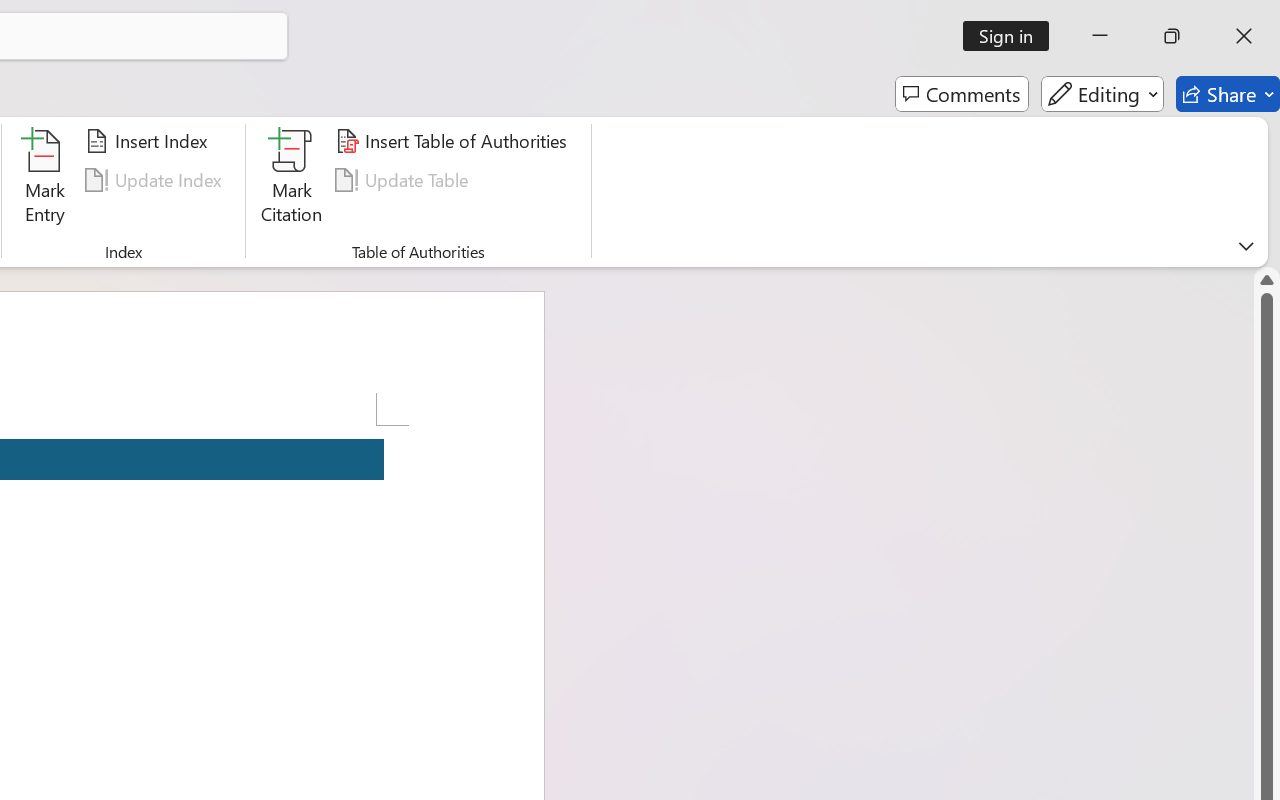 Image resolution: width=1280 pixels, height=800 pixels. What do you see at coordinates (291, 179) in the screenshot?
I see `'Mark Citation...'` at bounding box center [291, 179].